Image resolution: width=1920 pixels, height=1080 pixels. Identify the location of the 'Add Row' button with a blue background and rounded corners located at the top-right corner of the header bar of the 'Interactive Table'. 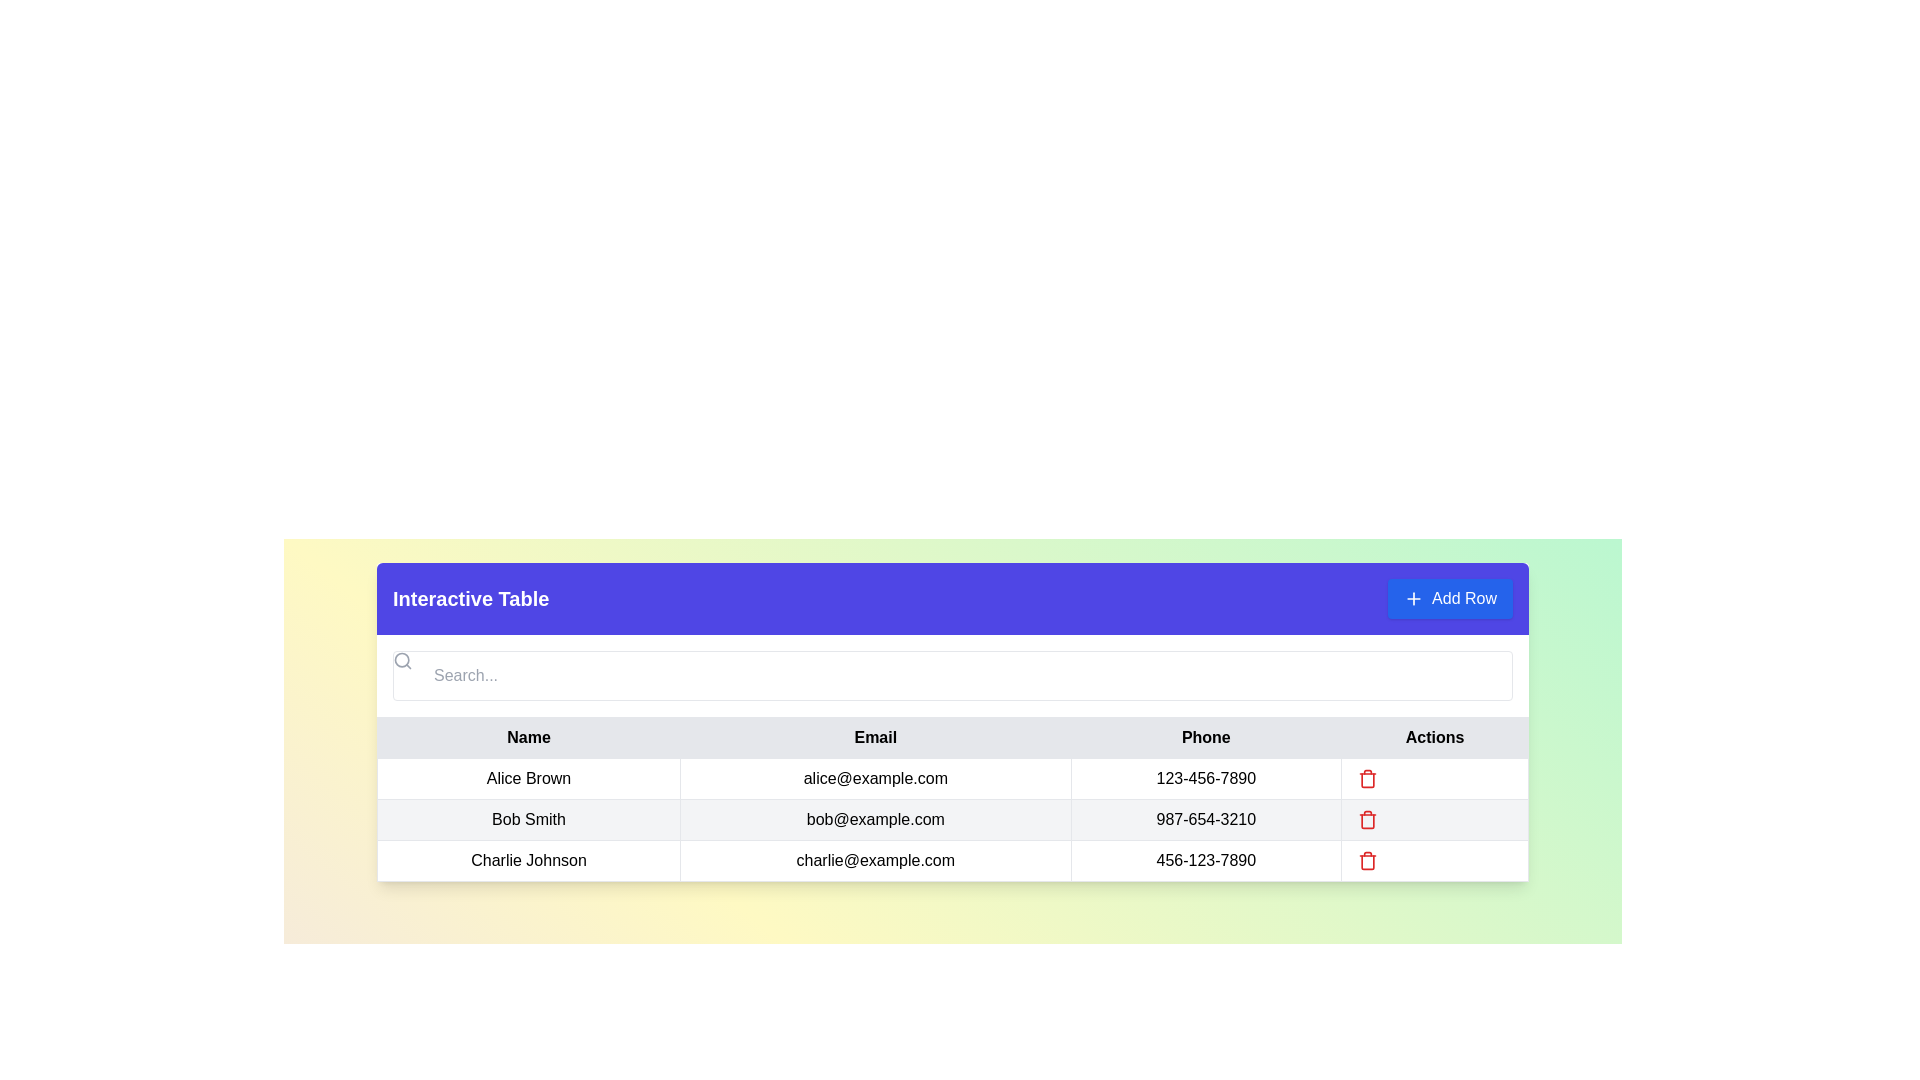
(1449, 597).